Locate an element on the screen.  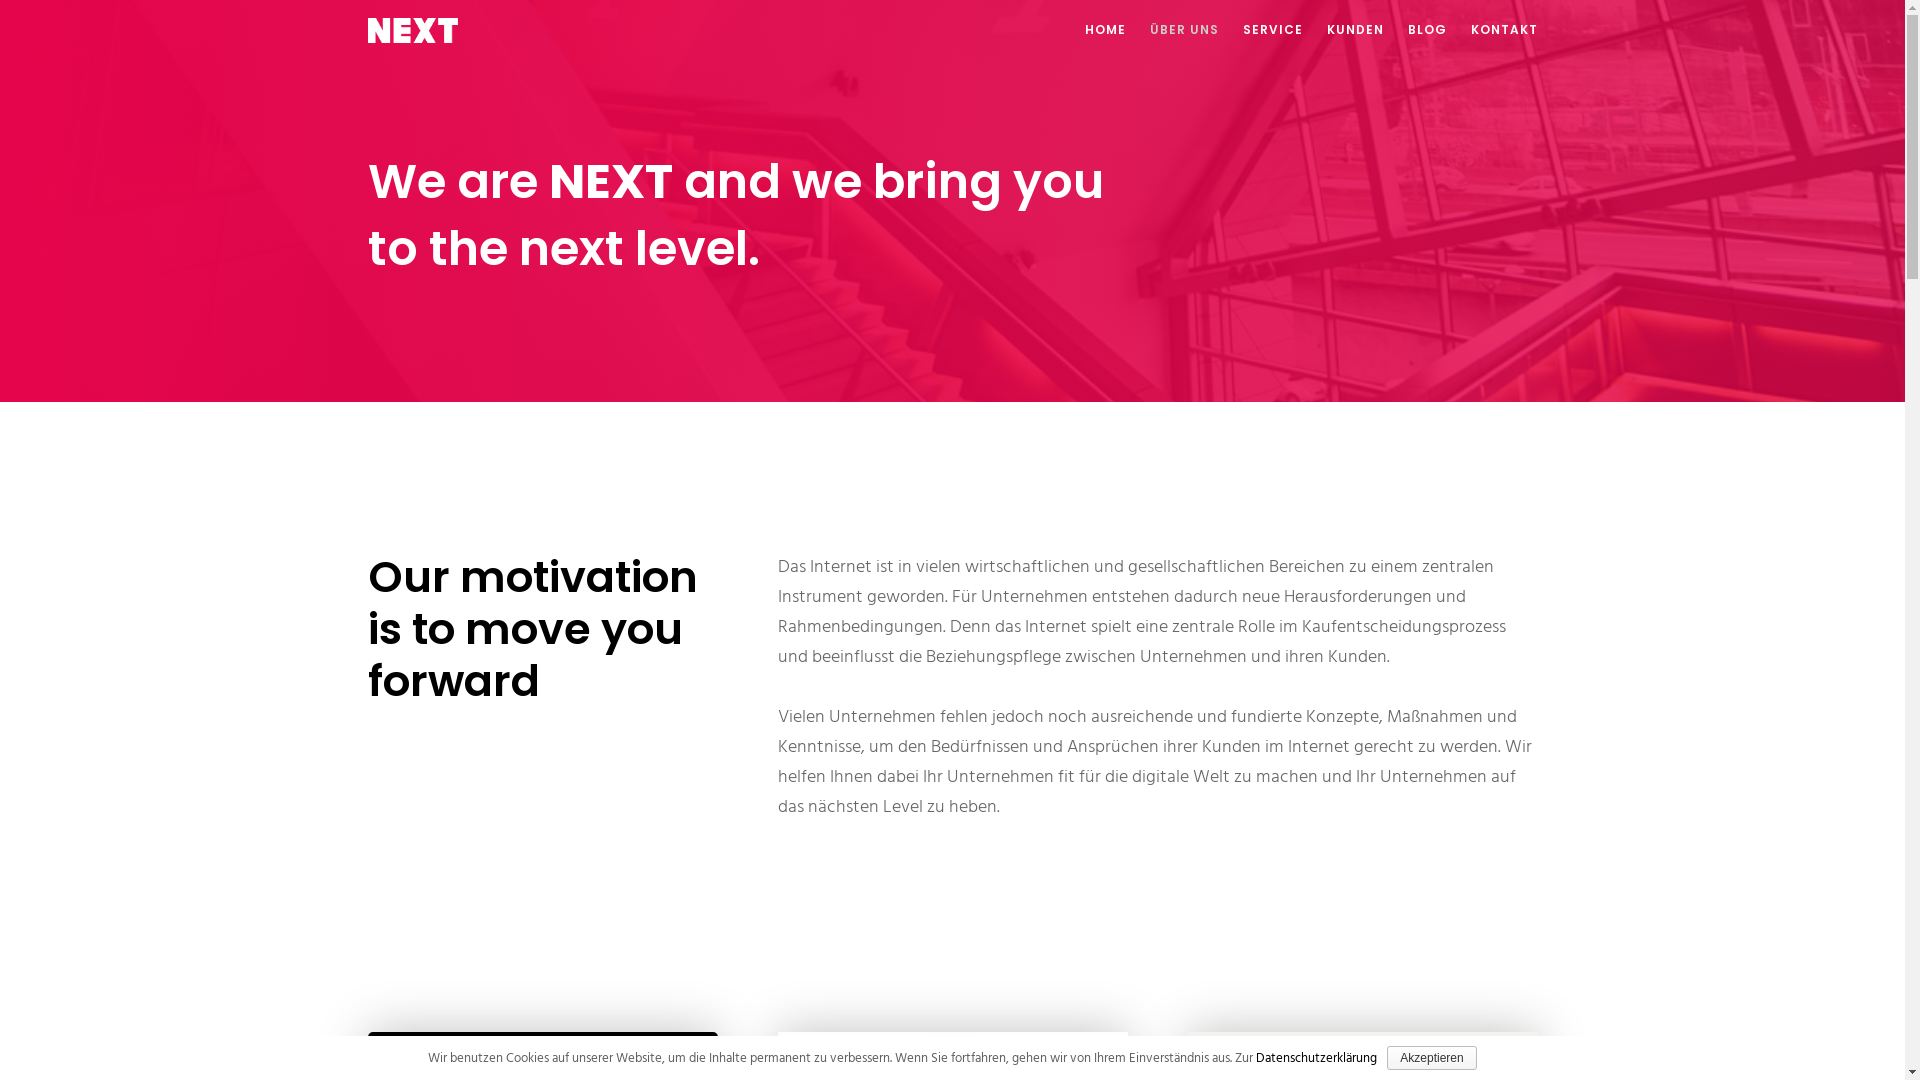
'KONTAKT' is located at coordinates (1491, 30).